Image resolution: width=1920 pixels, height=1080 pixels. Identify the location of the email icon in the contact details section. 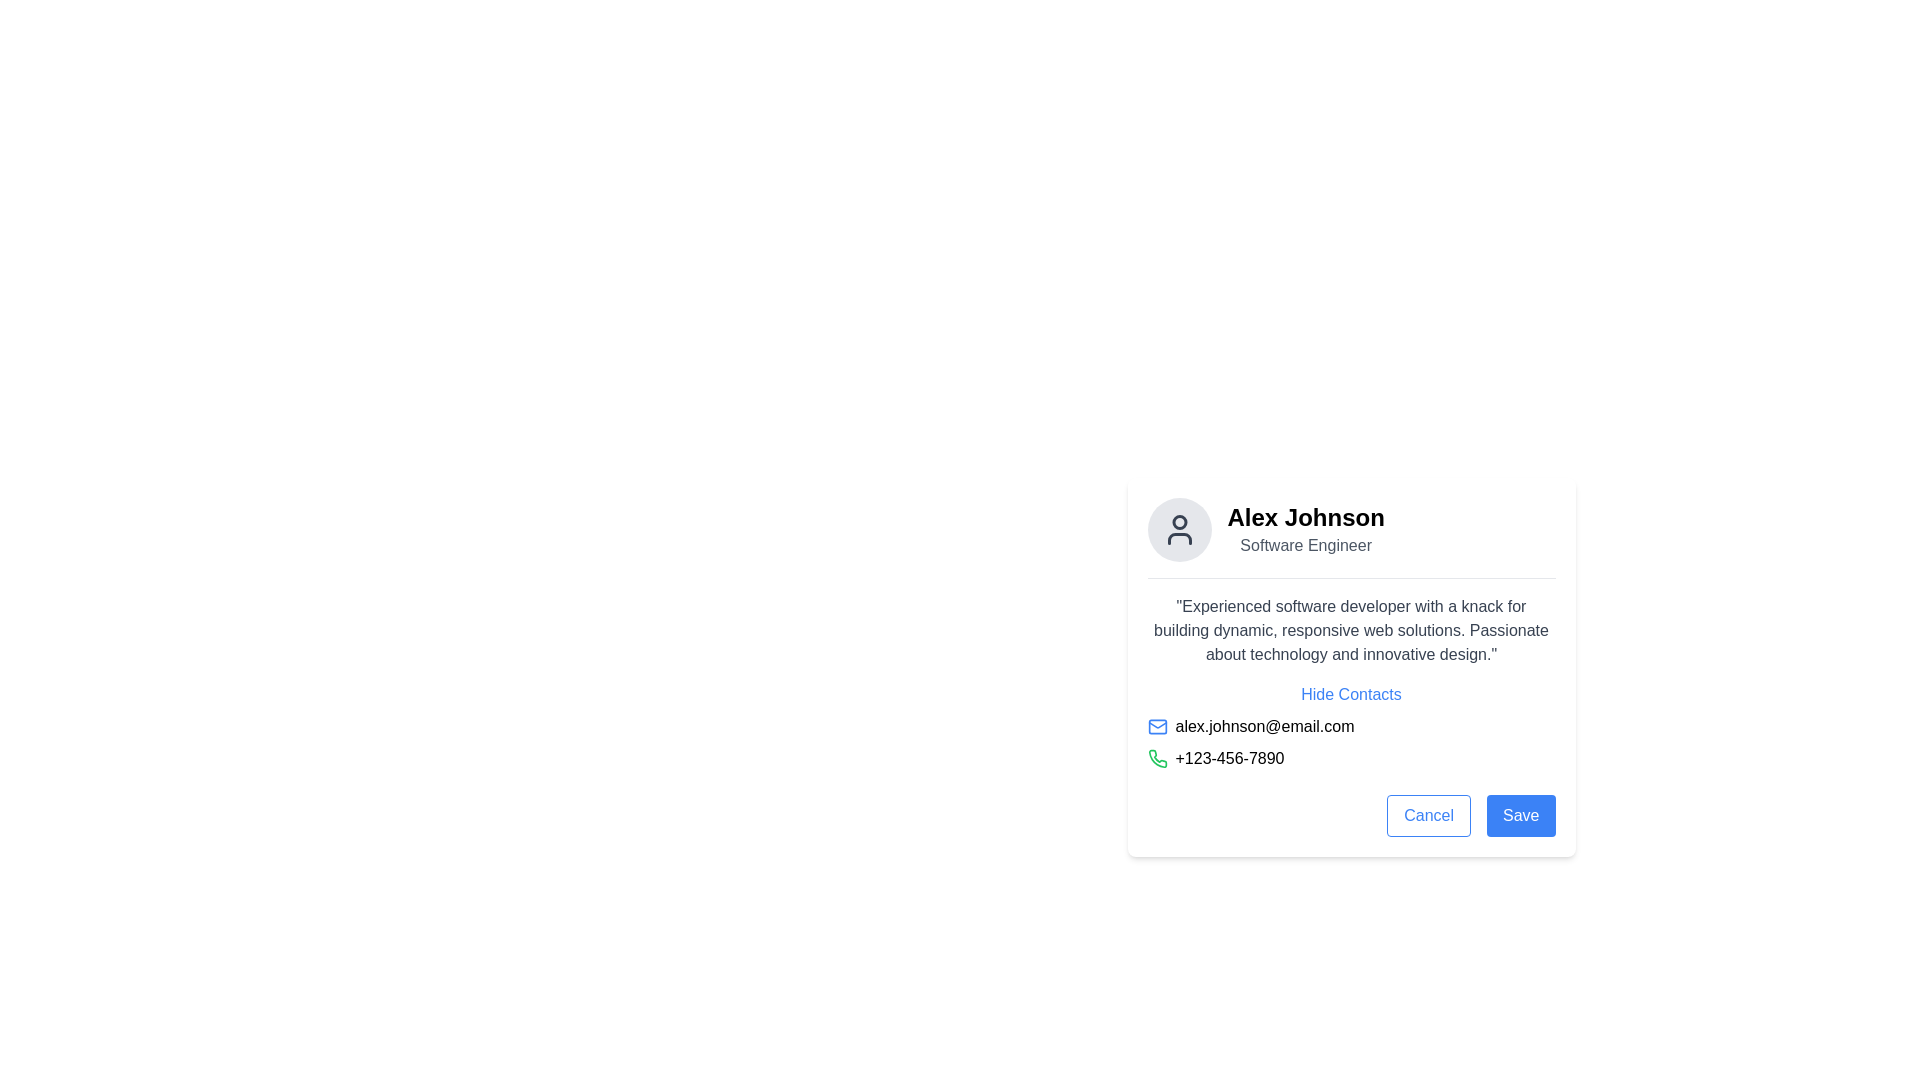
(1351, 743).